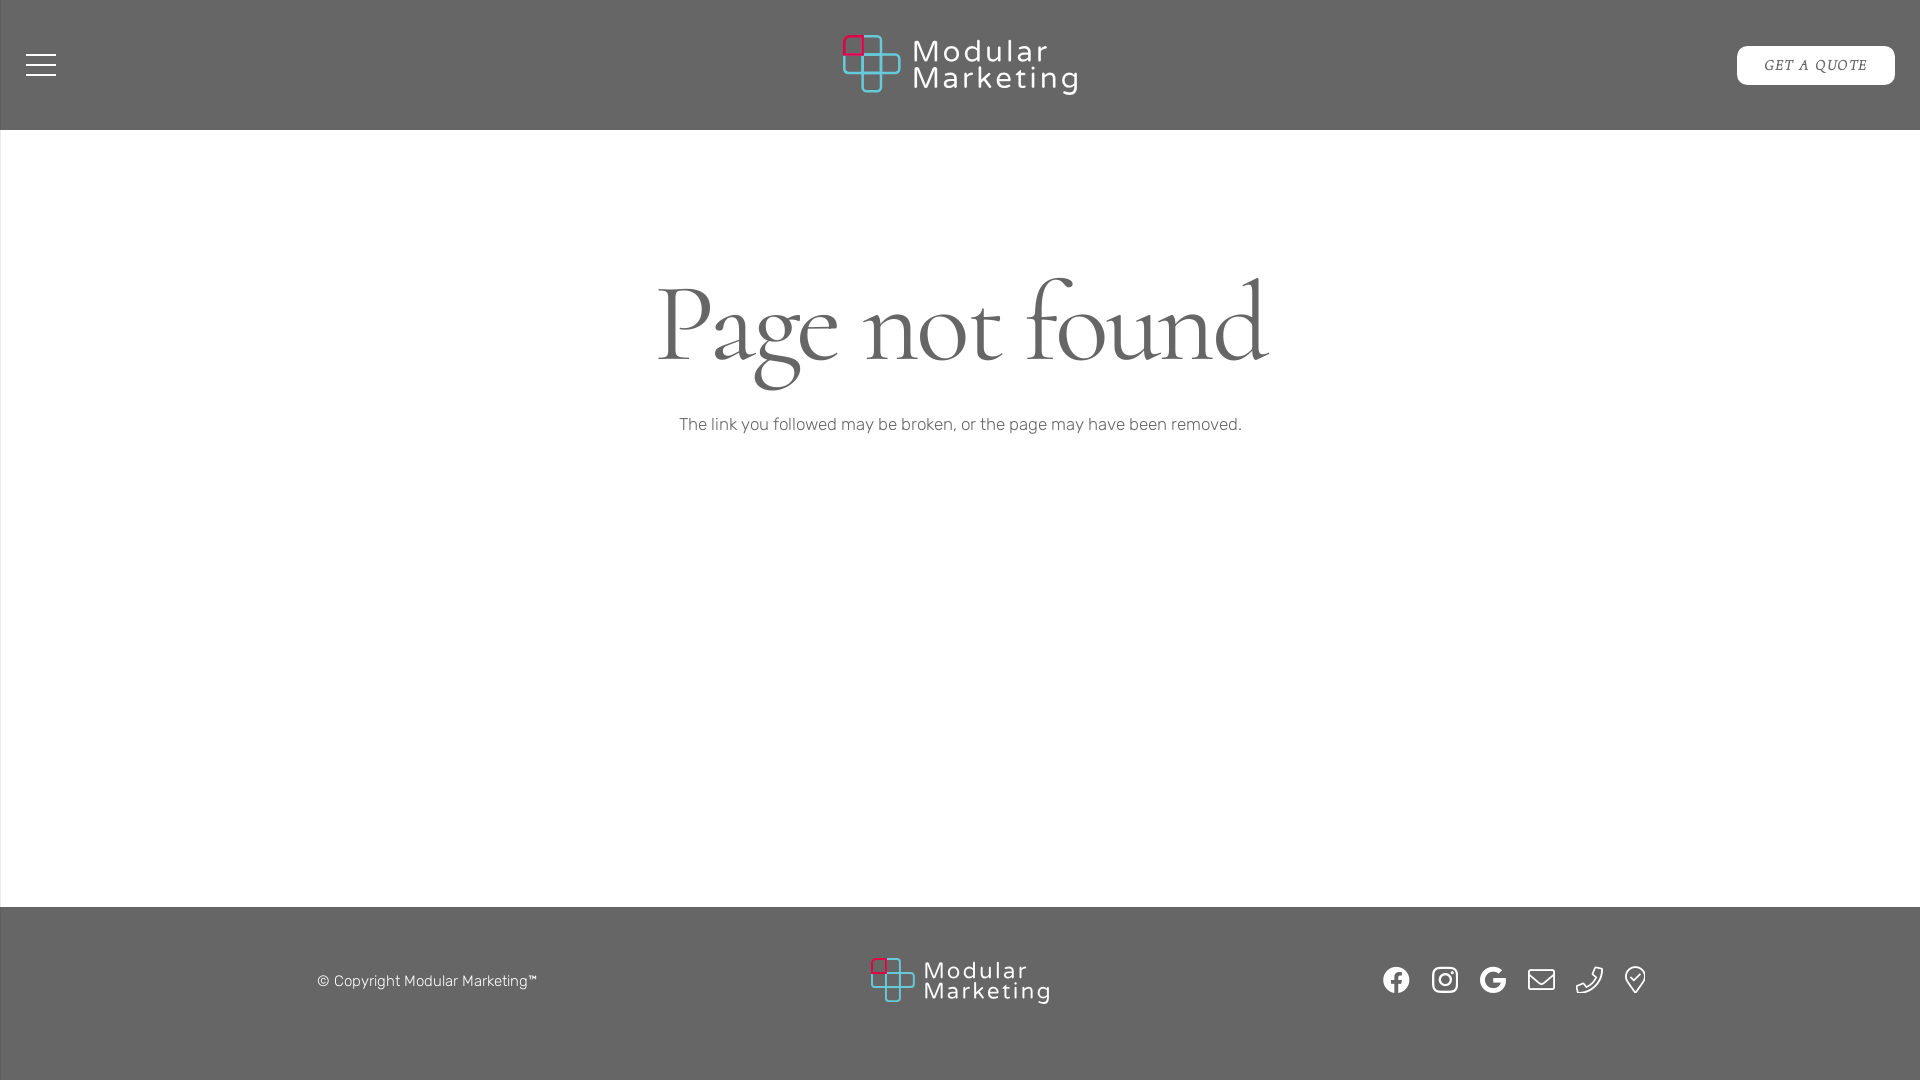 This screenshot has height=1080, width=1920. I want to click on 'Title', so click(1625, 978).